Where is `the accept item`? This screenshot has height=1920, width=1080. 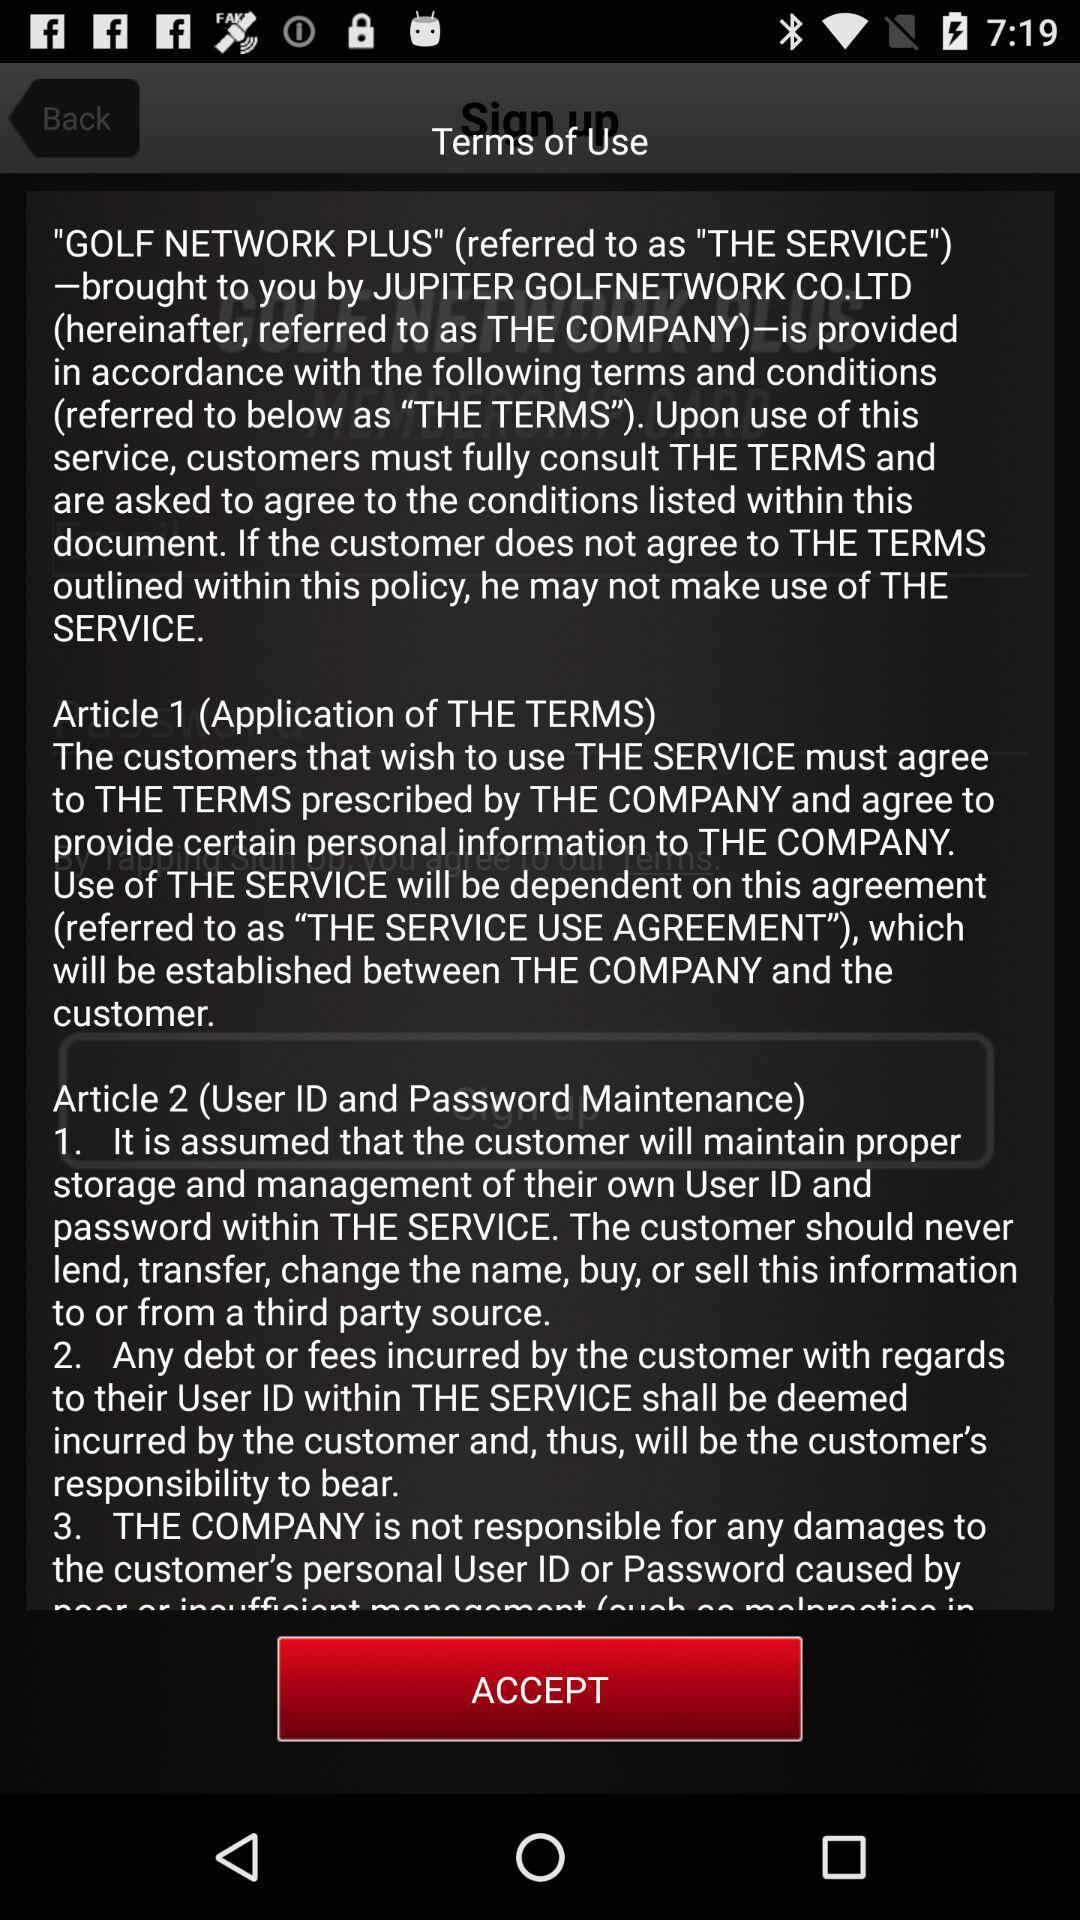
the accept item is located at coordinates (540, 1688).